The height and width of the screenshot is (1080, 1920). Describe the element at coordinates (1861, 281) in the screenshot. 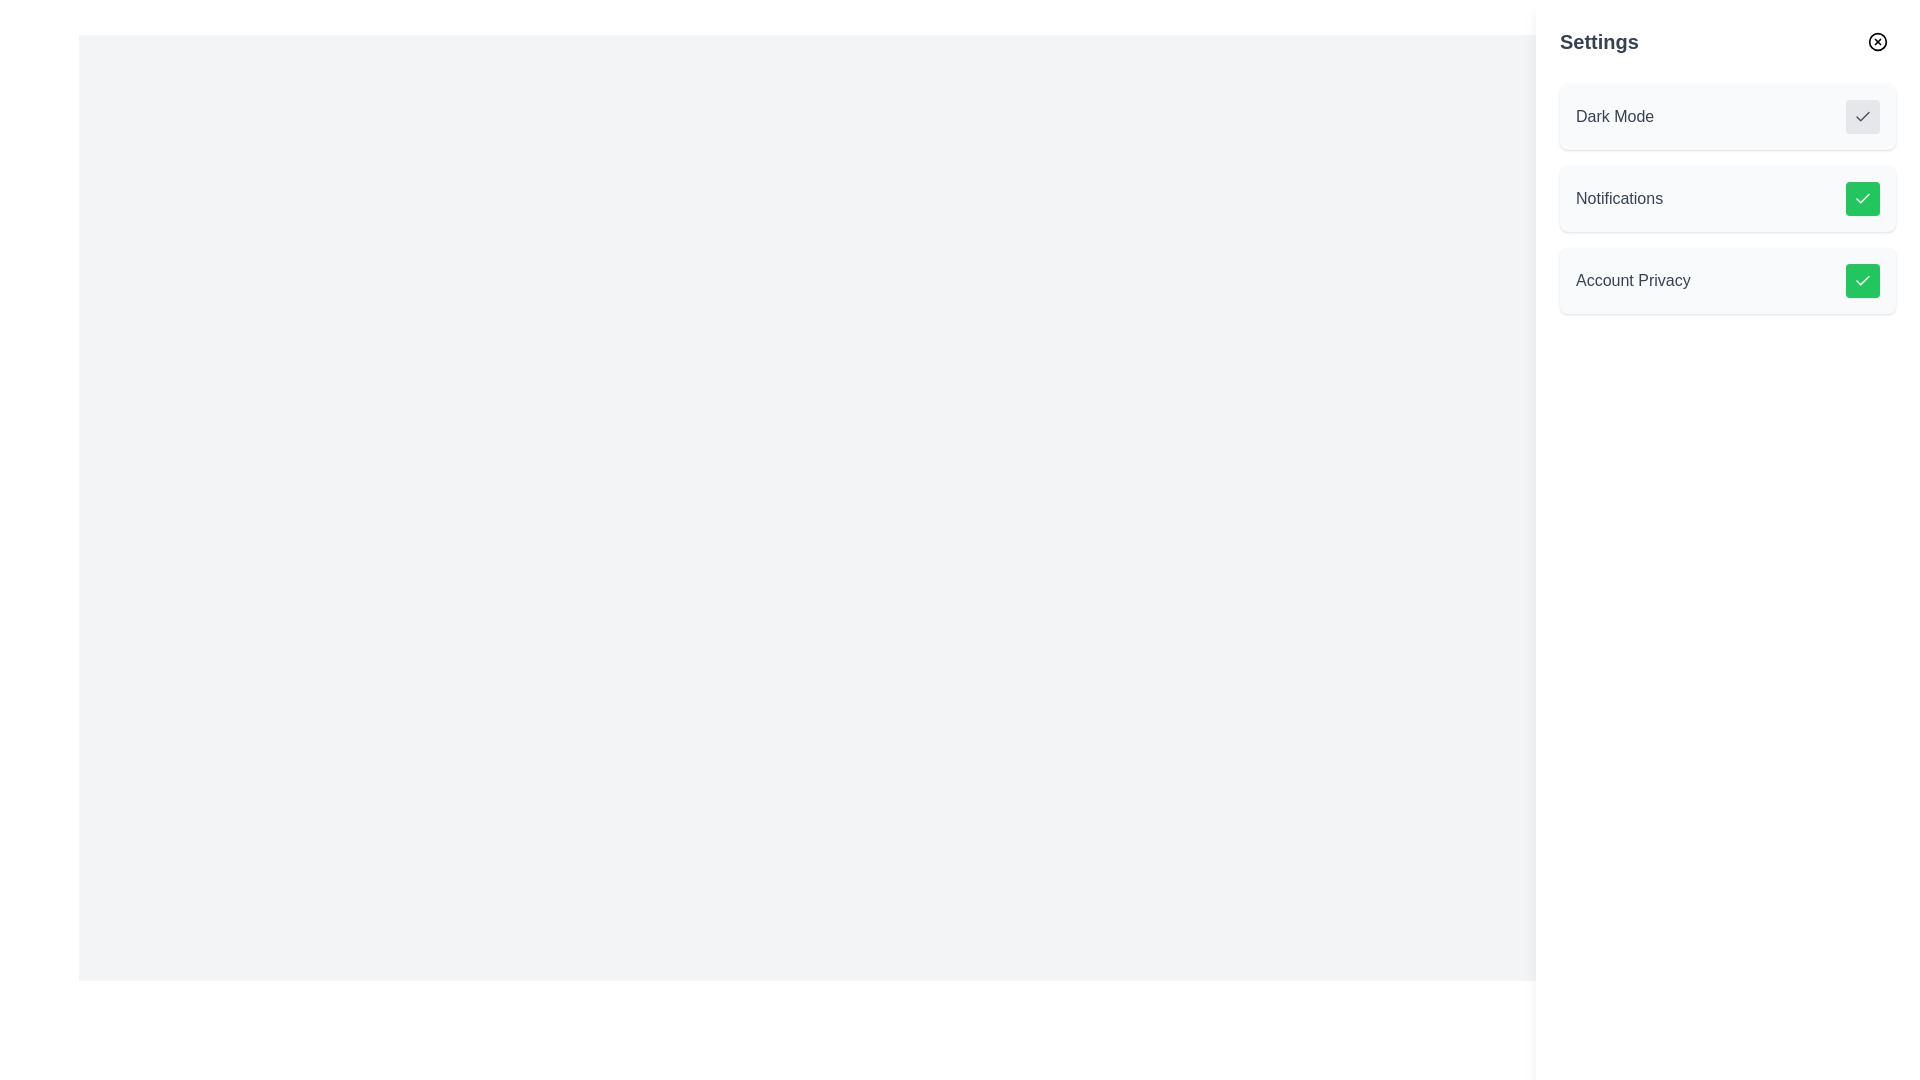

I see `the SVG icon styled as a checkmark located in the 'Account Privacy' row, which has a green background and white stroke, positioned to the right of the text label` at that location.